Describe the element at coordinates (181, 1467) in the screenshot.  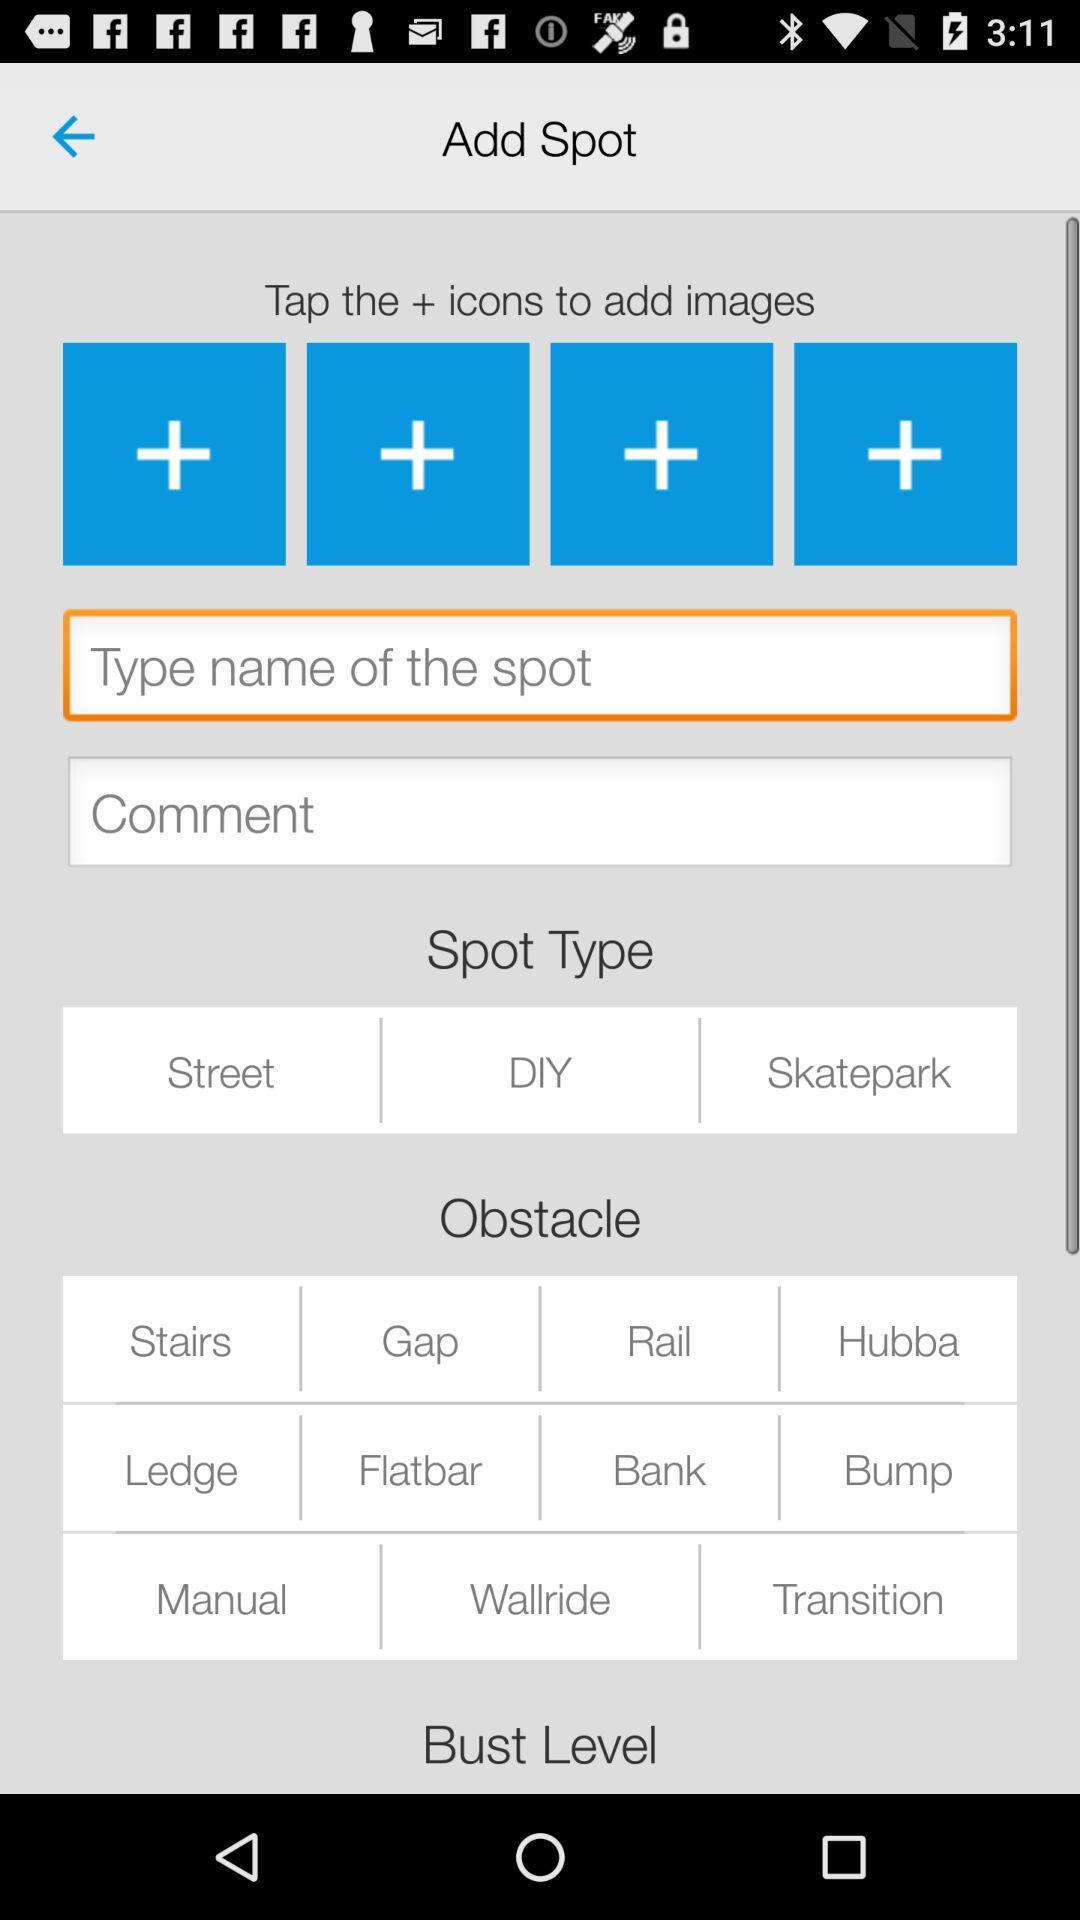
I see `the ledge` at that location.